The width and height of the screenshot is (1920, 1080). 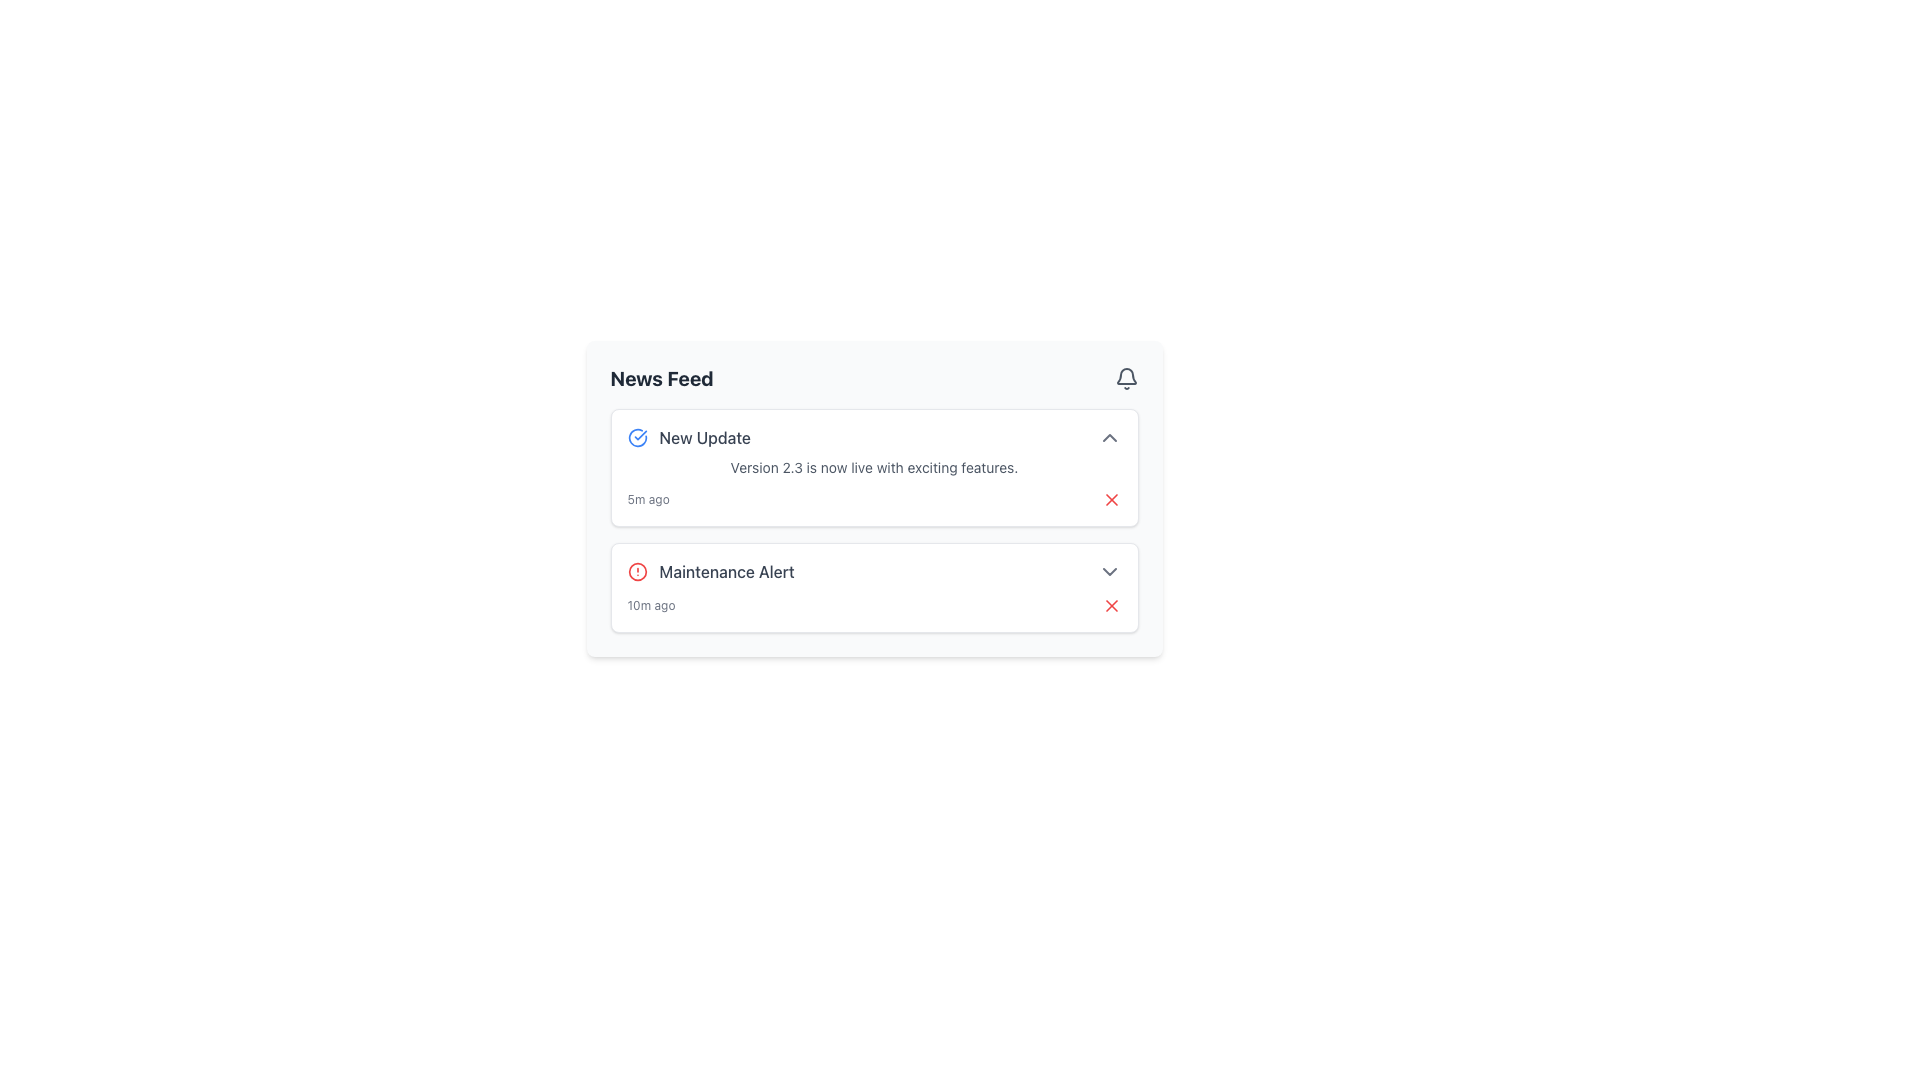 What do you see at coordinates (874, 467) in the screenshot?
I see `the text label displaying 'Version 2.3 is now live with exciting features.' located below the title 'New Update' in the announcement card` at bounding box center [874, 467].